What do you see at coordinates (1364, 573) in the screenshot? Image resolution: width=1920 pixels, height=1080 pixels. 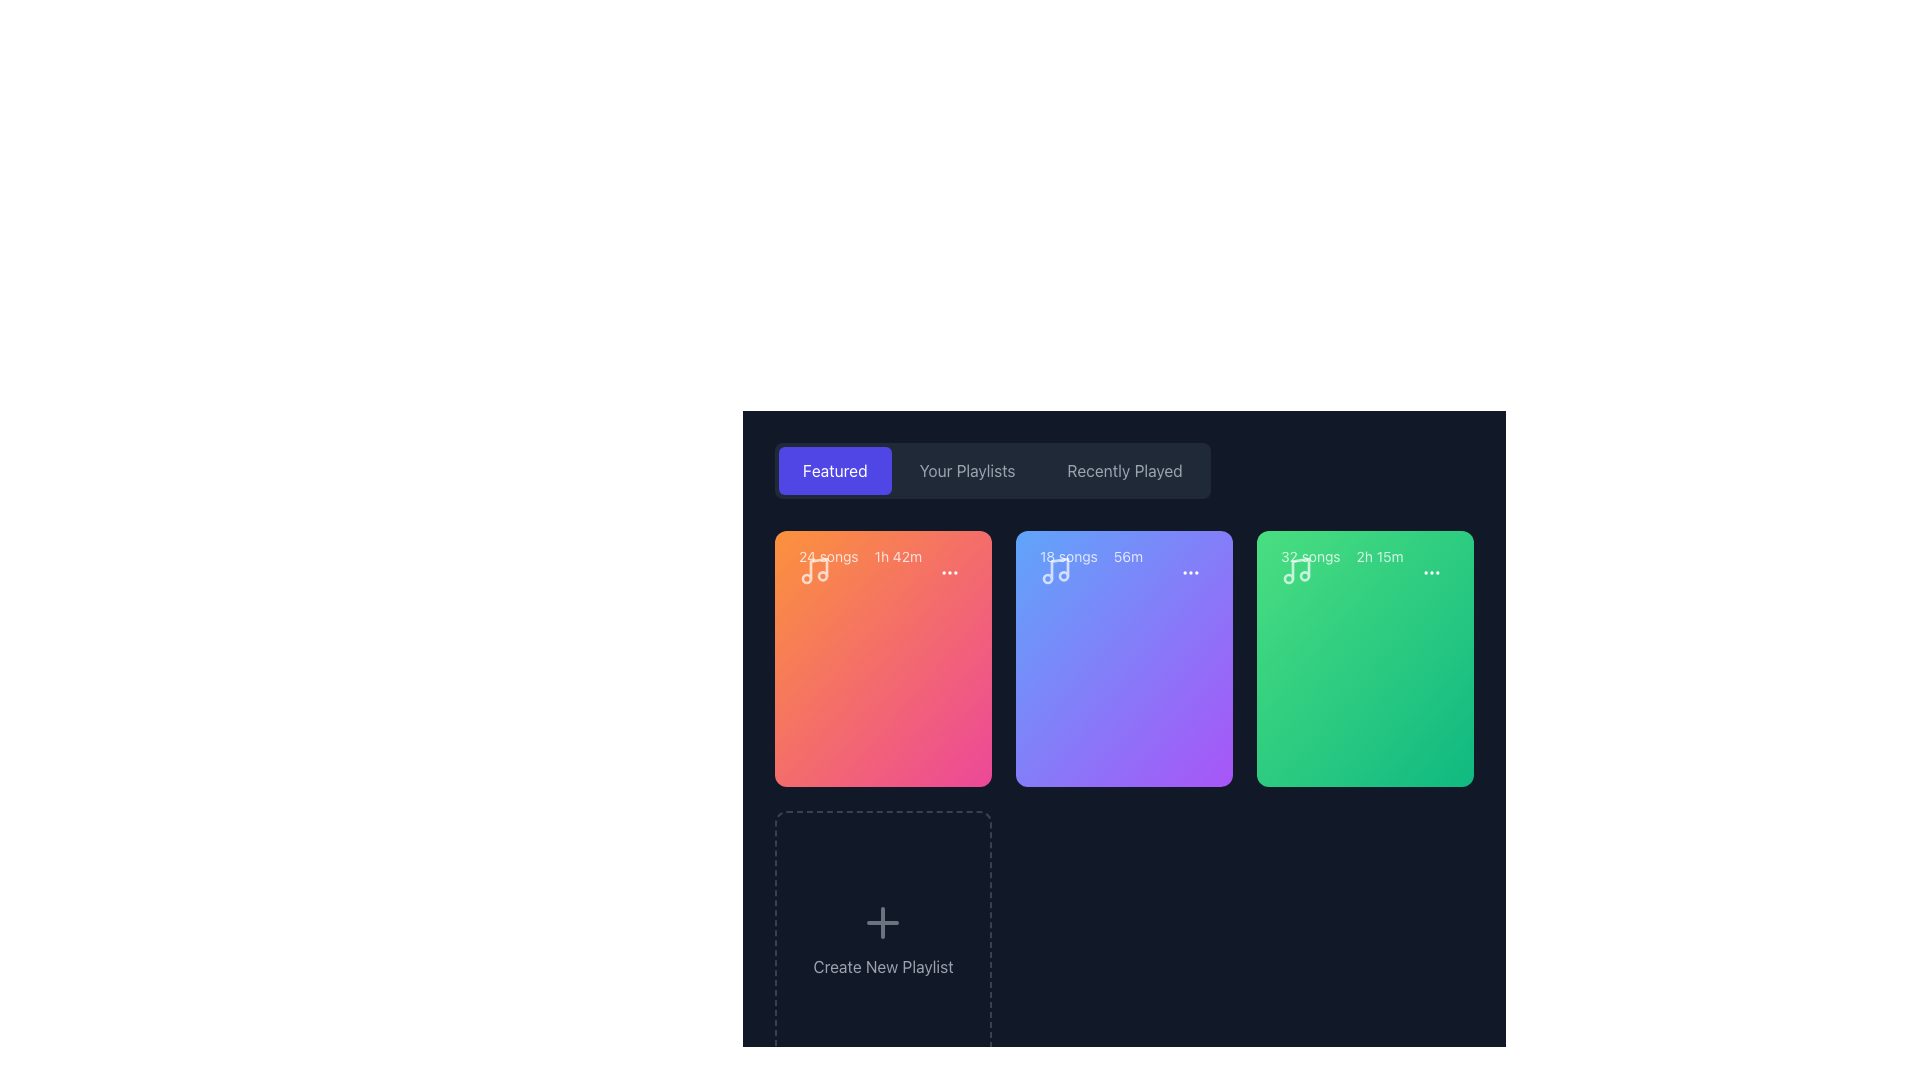 I see `the text block in the third card of the playlist grid that provides details about the playlist, including the number of songs and total duration` at bounding box center [1364, 573].